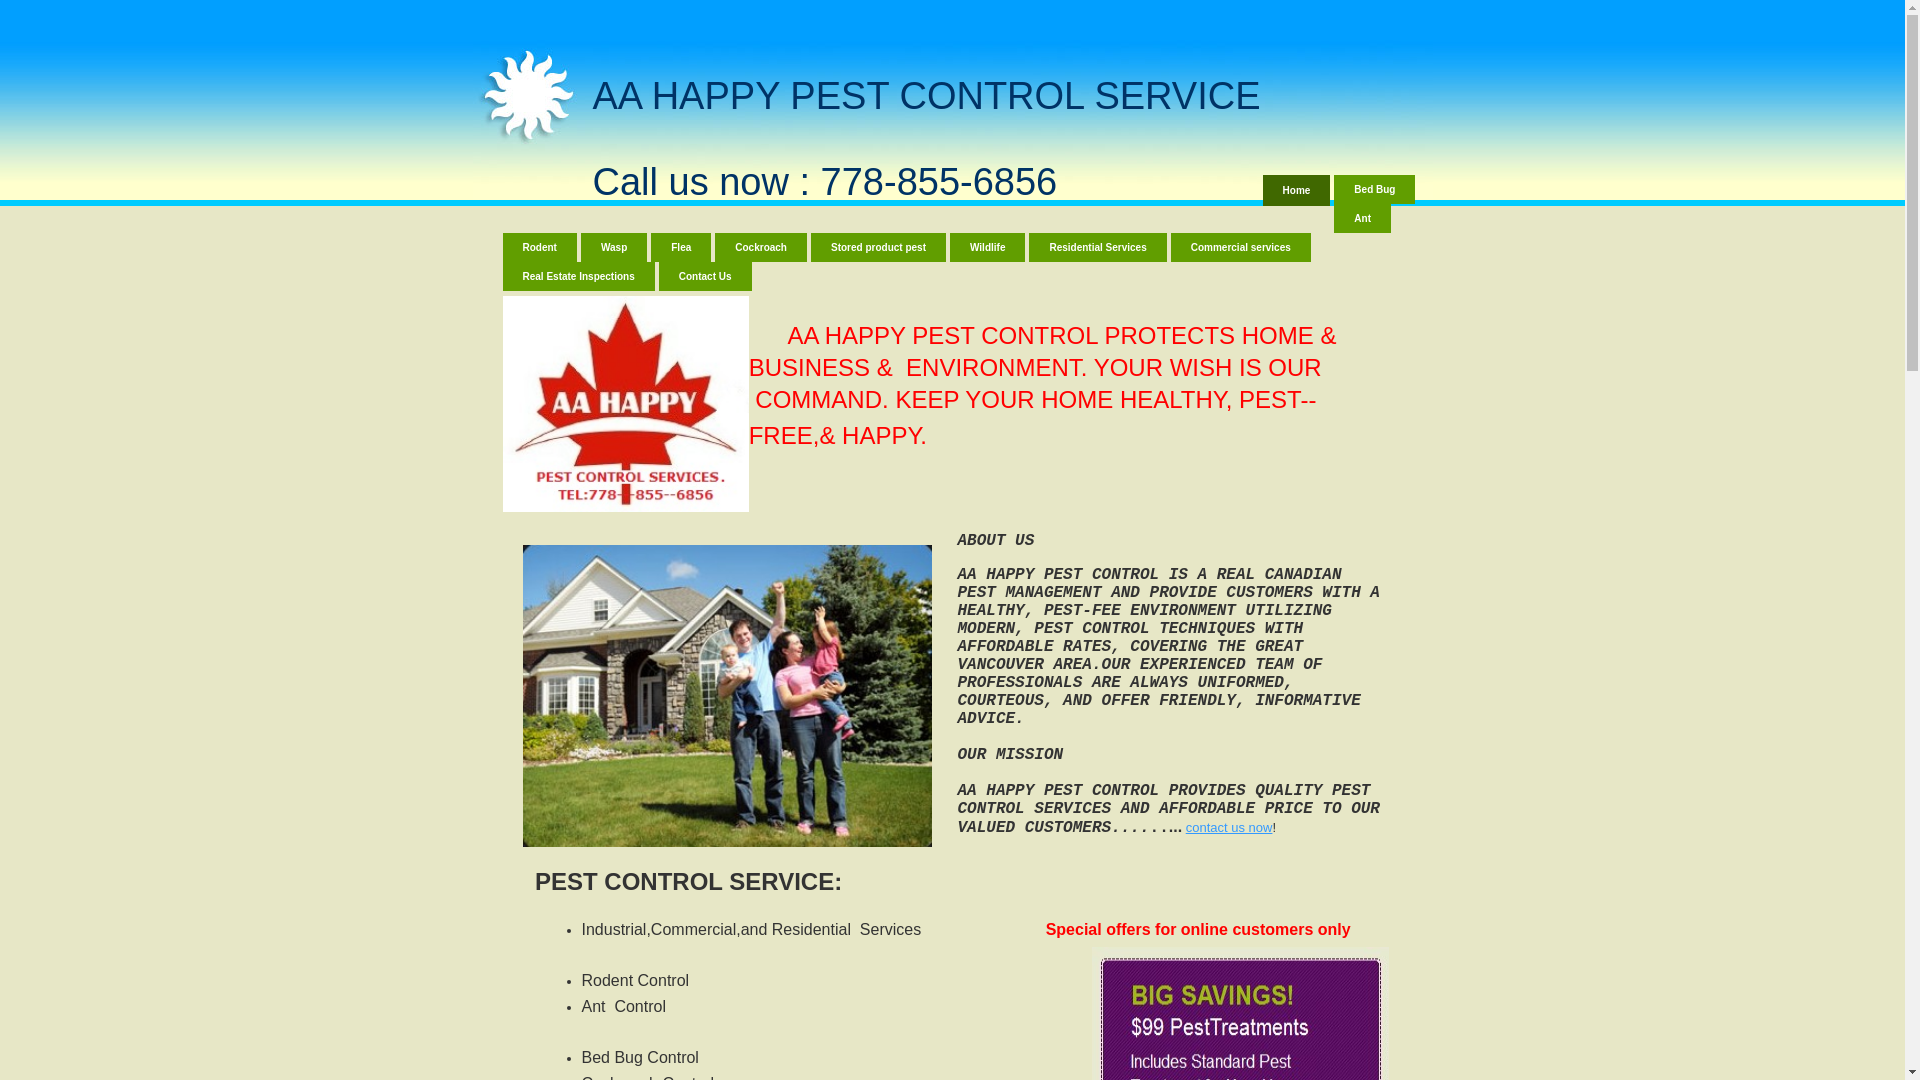 The height and width of the screenshot is (1080, 1920). I want to click on 'Wasp', so click(579, 246).